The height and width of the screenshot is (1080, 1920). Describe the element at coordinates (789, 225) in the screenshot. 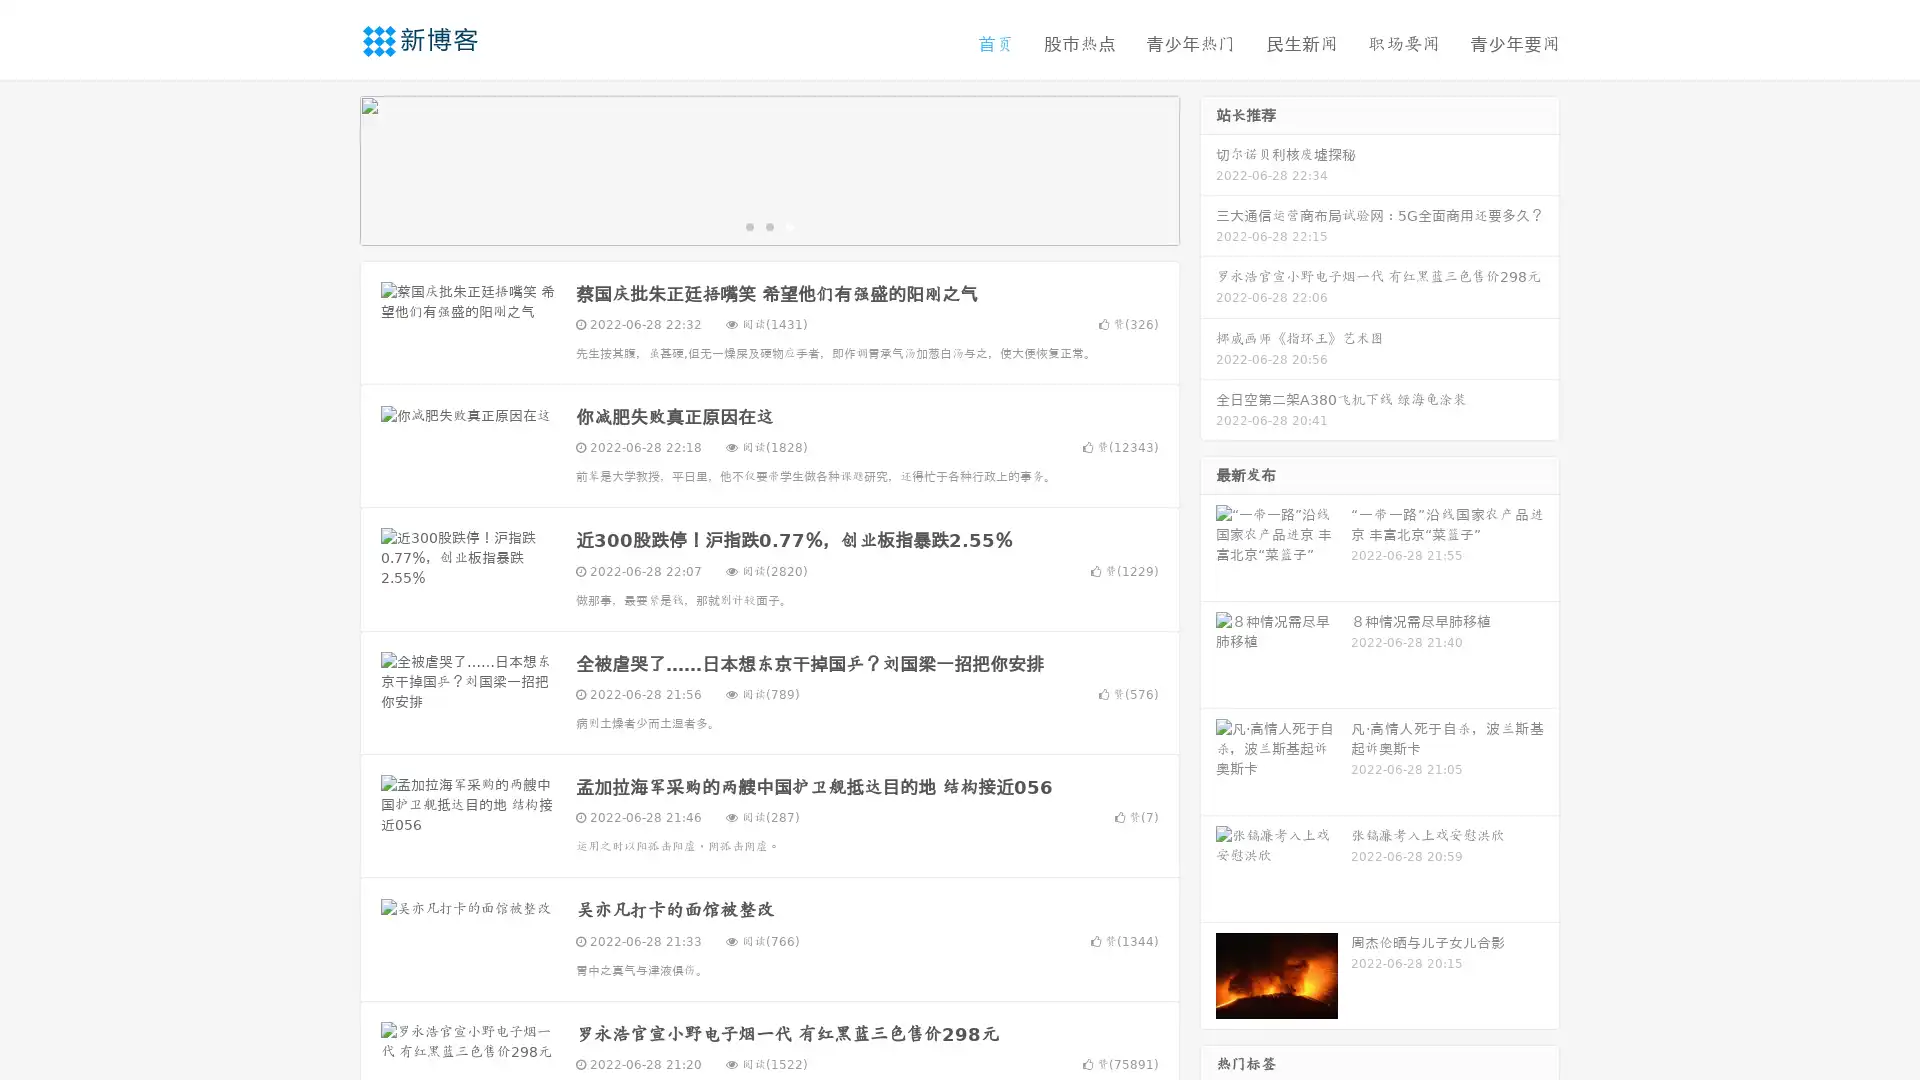

I see `Go to slide 3` at that location.